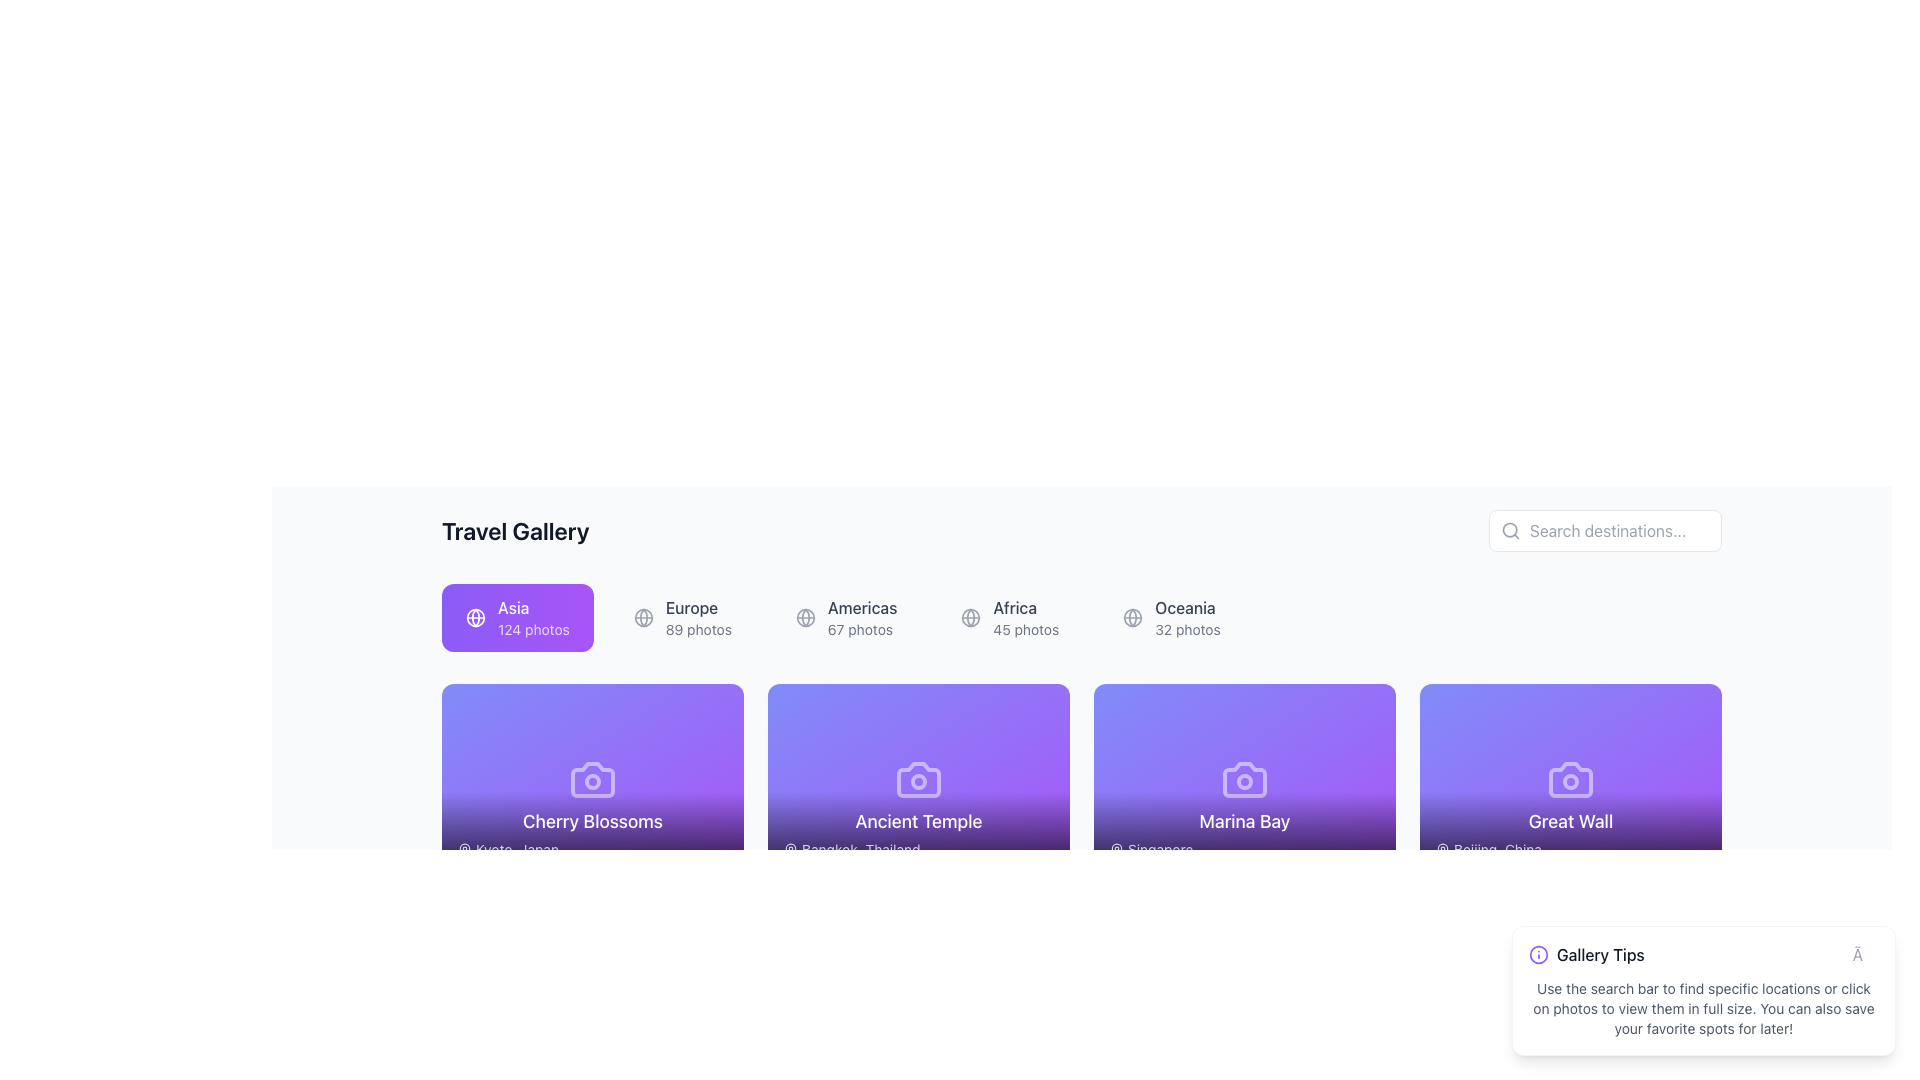  I want to click on the camera icon with a circular lens outlined in white, located in the third photo card of the Travel Gallery under the 'Marina Bay' label, so click(1243, 778).